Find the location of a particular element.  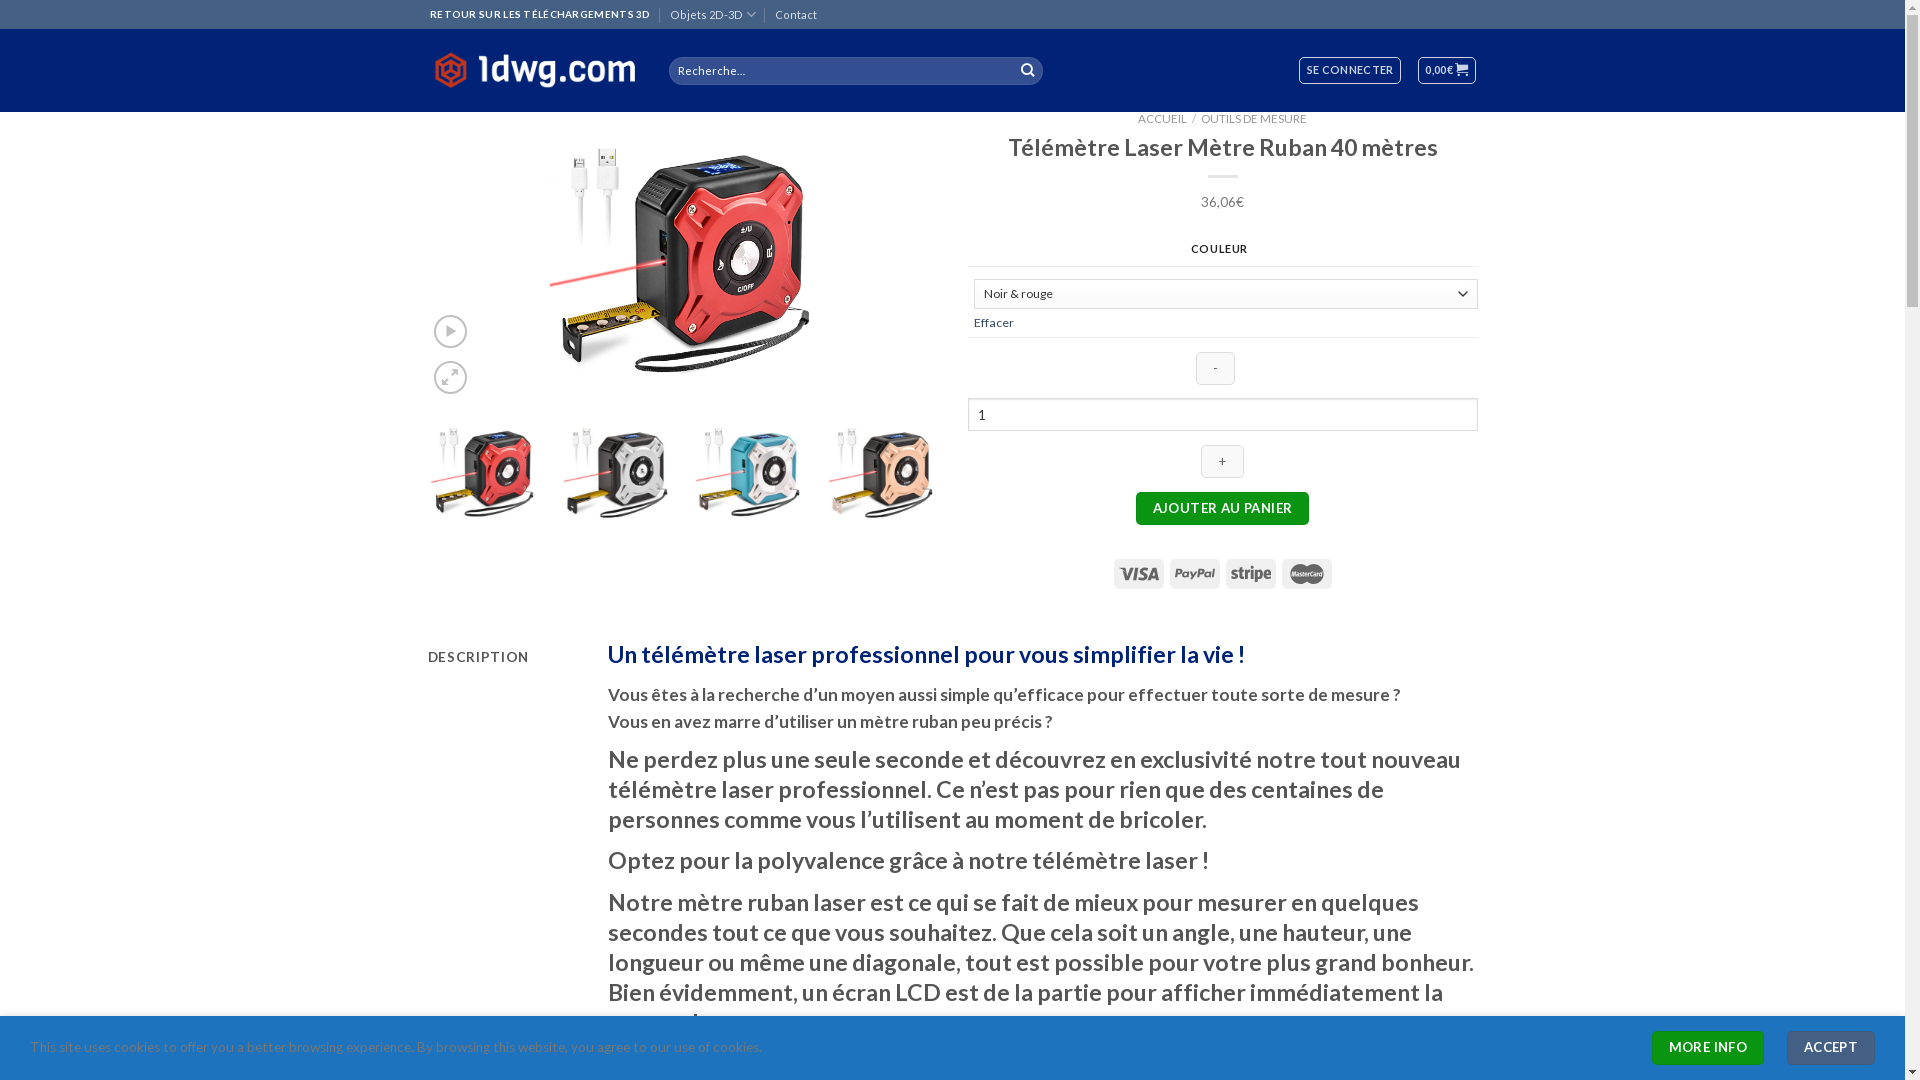

'MORE INFO' is located at coordinates (1707, 1047).